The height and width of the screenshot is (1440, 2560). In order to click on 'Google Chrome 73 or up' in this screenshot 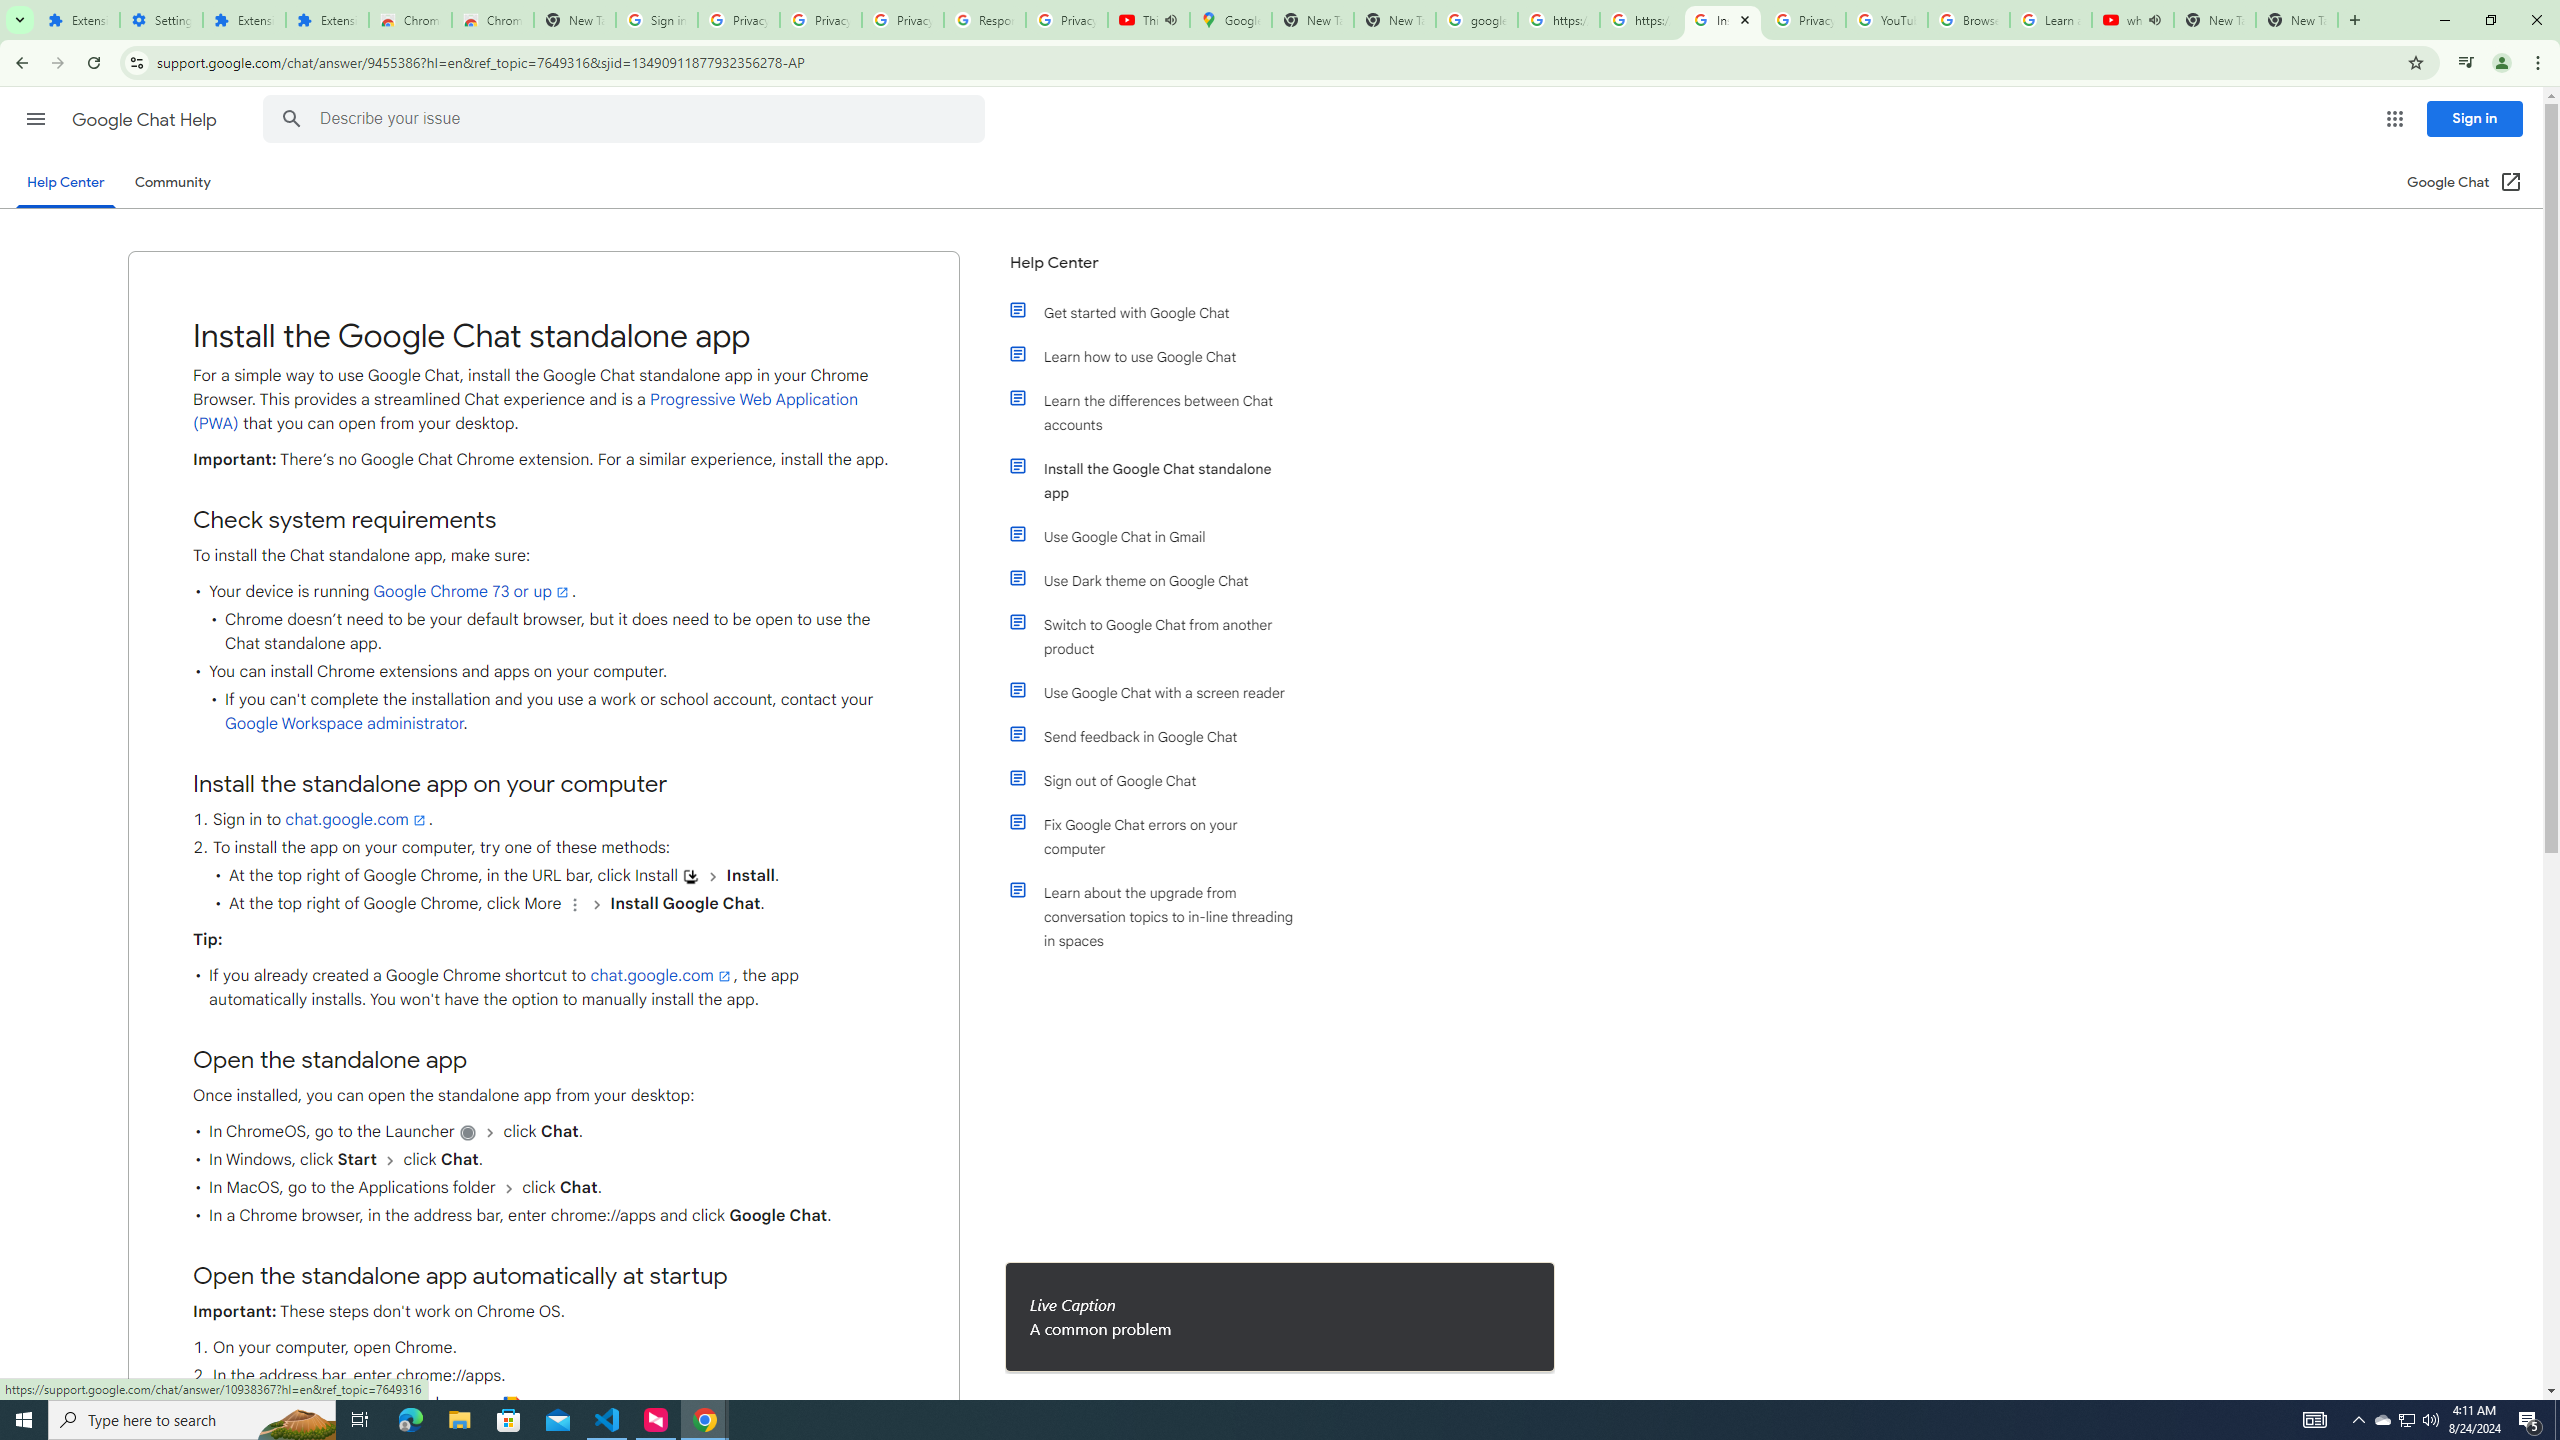, I will do `click(472, 590)`.